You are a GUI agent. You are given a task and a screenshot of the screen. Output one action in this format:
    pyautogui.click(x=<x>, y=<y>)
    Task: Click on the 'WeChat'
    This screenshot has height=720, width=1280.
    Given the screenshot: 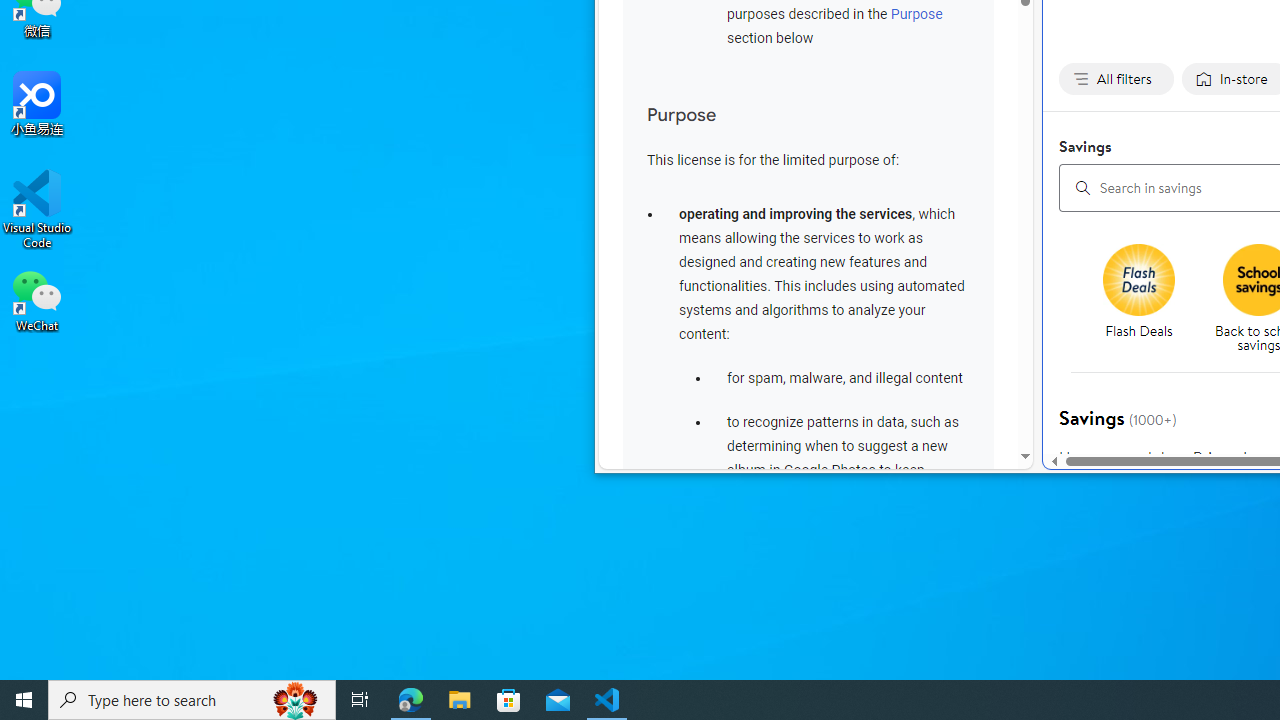 What is the action you would take?
    pyautogui.click(x=37, y=299)
    